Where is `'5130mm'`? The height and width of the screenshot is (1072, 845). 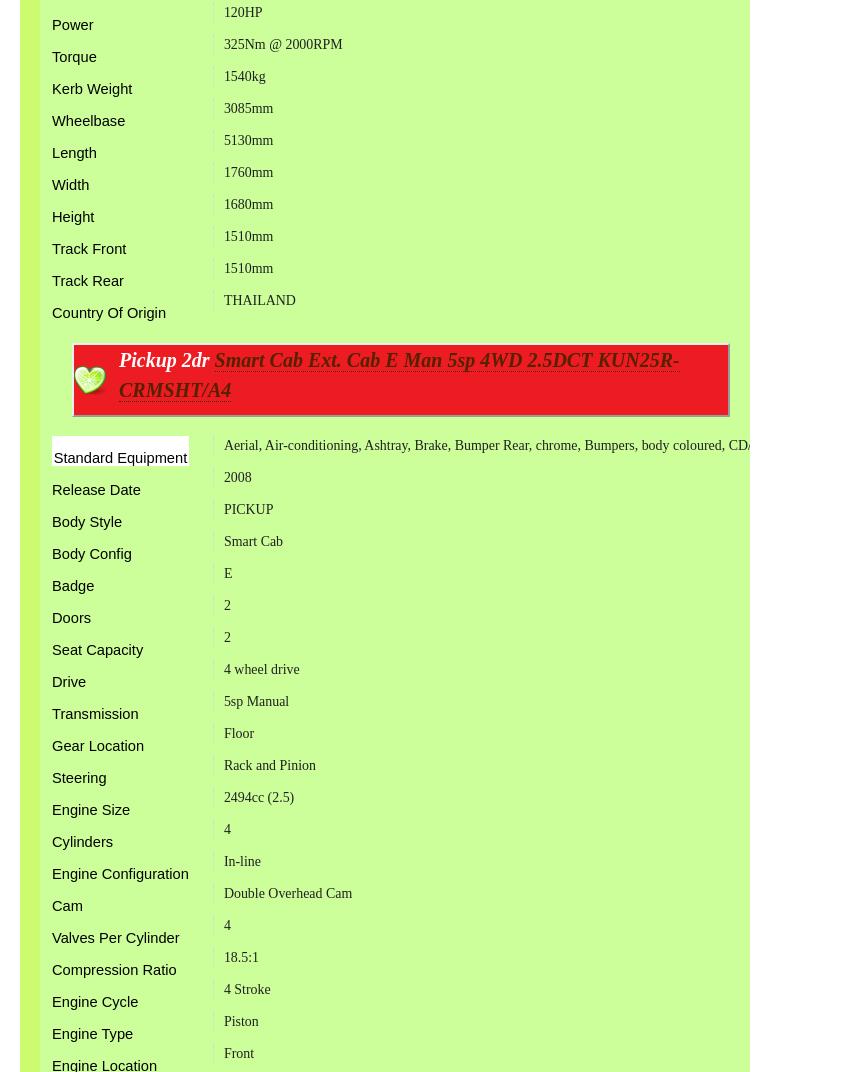
'5130mm' is located at coordinates (221, 139).